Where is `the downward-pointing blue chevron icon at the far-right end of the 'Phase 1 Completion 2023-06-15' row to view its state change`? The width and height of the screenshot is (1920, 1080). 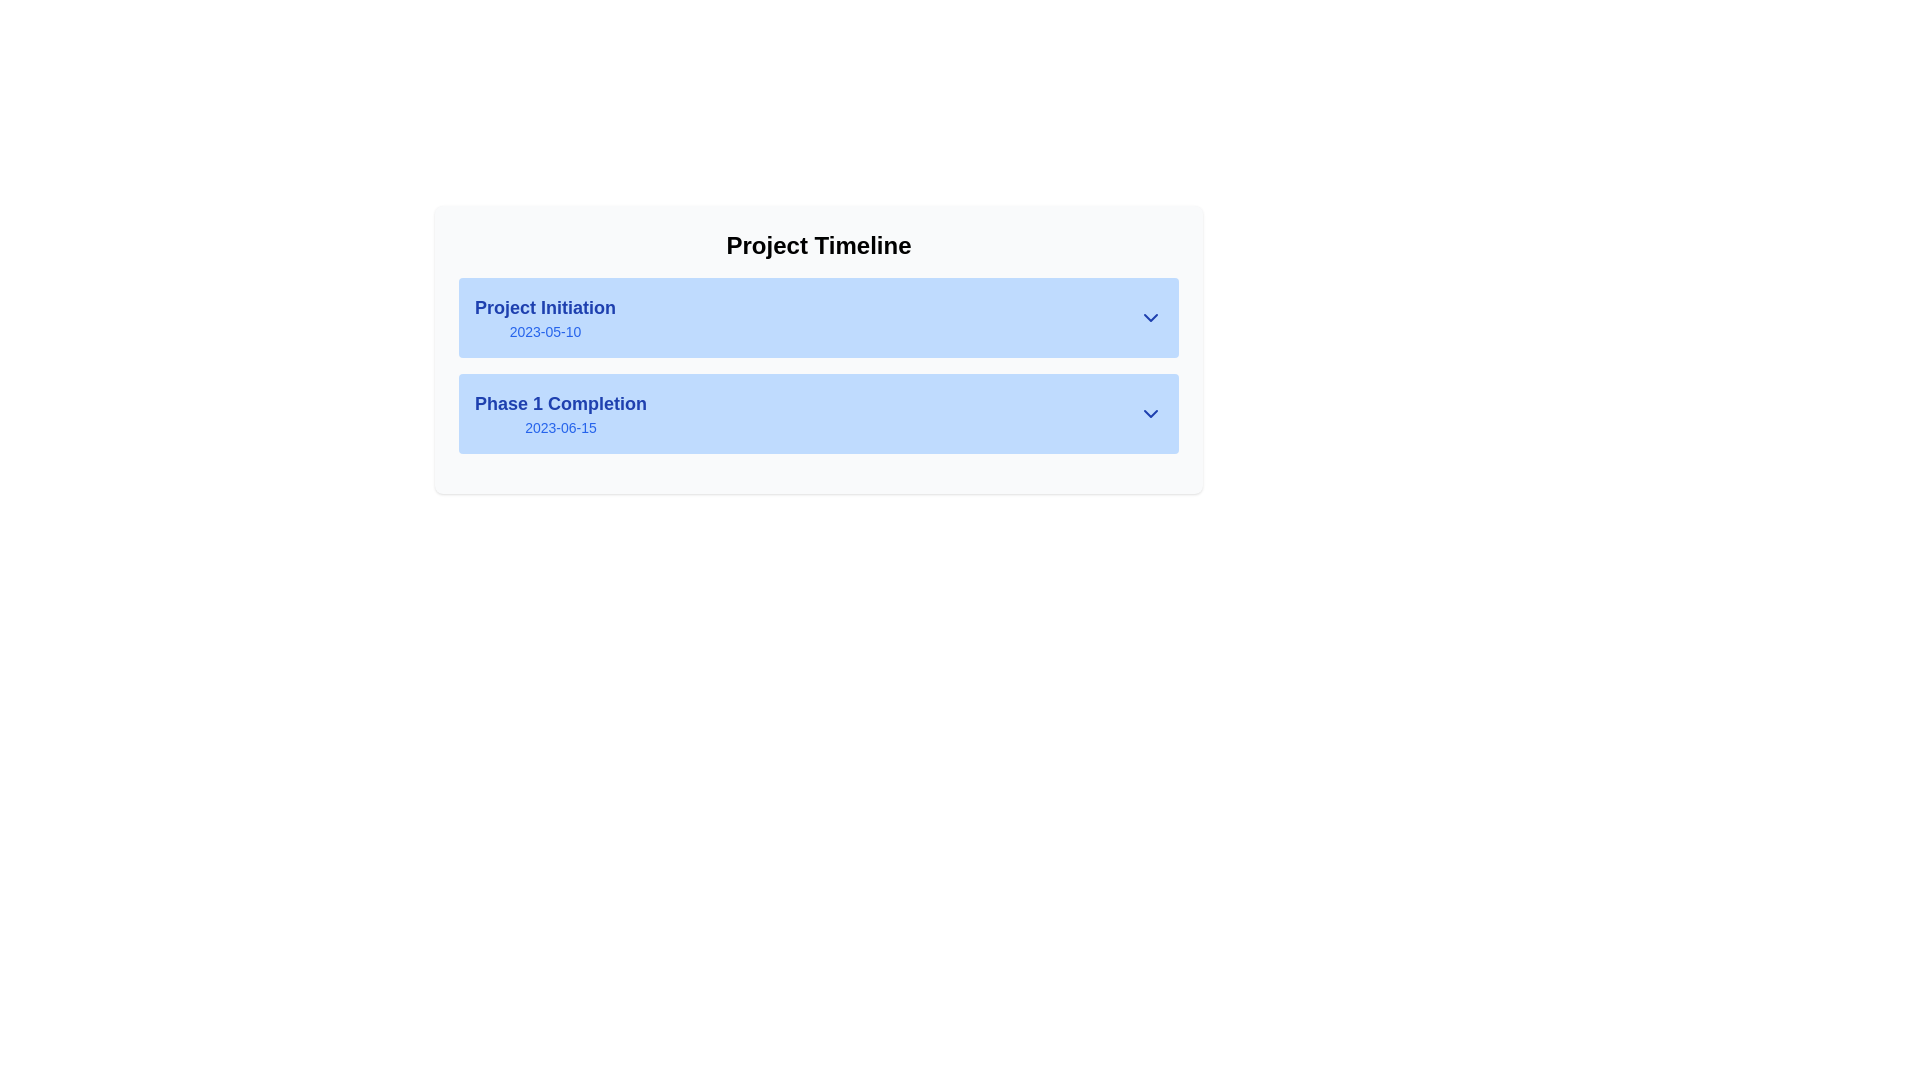 the downward-pointing blue chevron icon at the far-right end of the 'Phase 1 Completion 2023-06-15' row to view its state change is located at coordinates (1151, 412).